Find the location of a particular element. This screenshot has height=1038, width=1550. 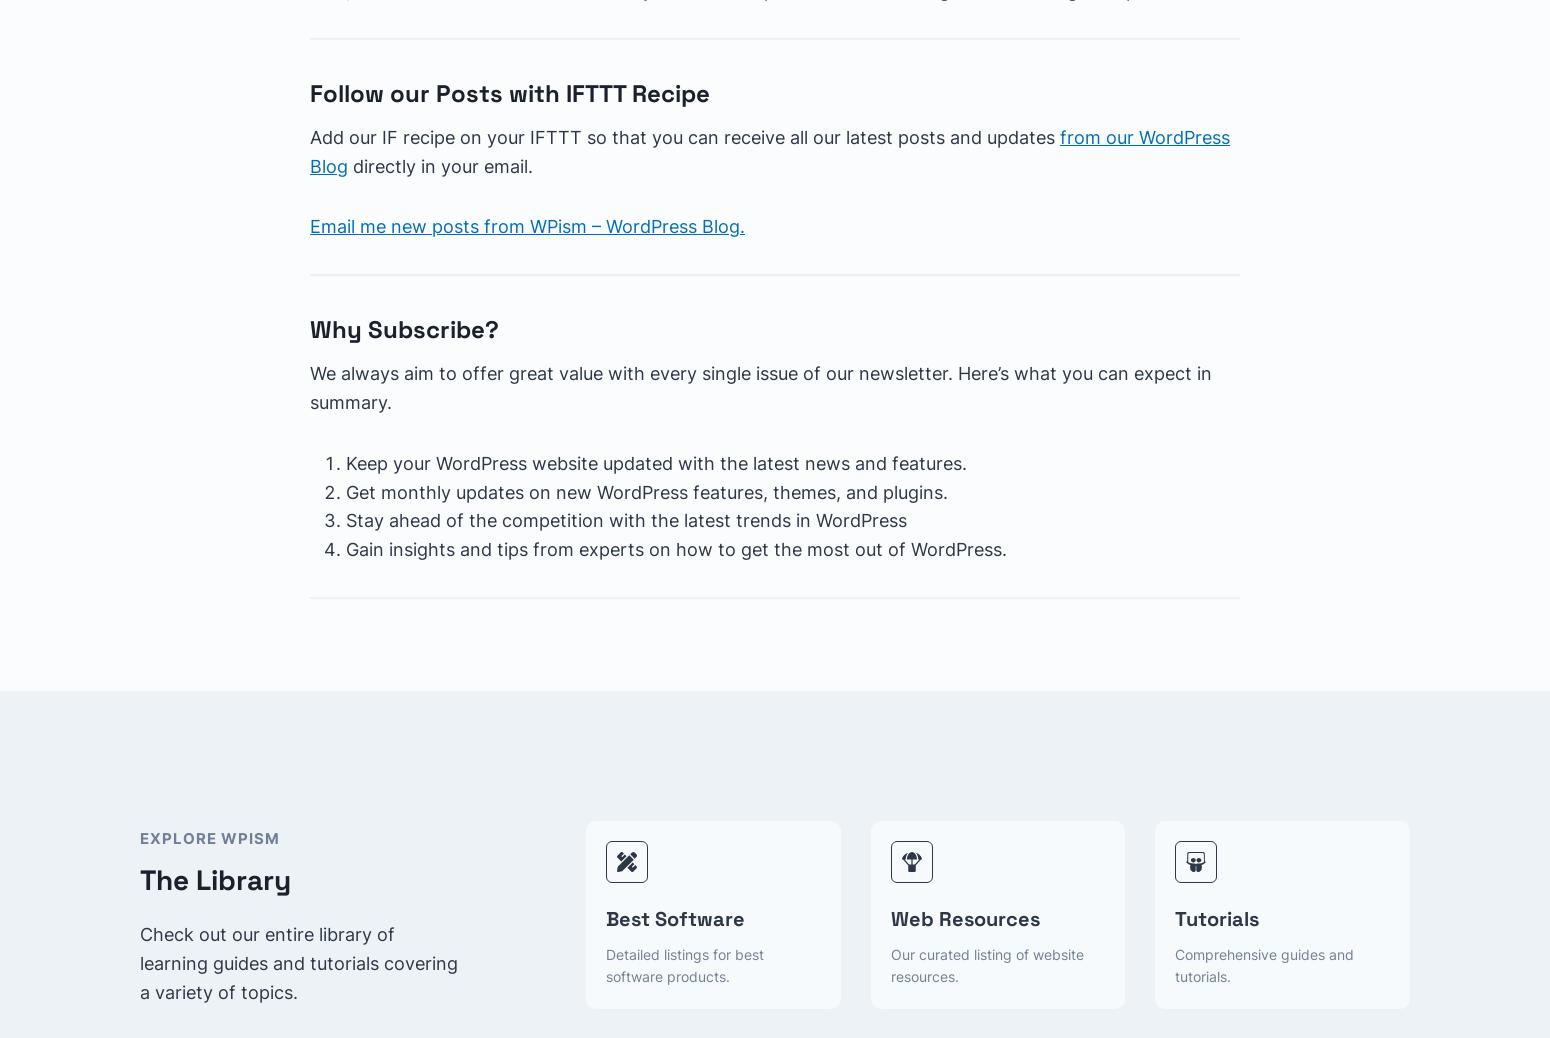

'Comprehensive guides and tutorials.' is located at coordinates (1263, 965).